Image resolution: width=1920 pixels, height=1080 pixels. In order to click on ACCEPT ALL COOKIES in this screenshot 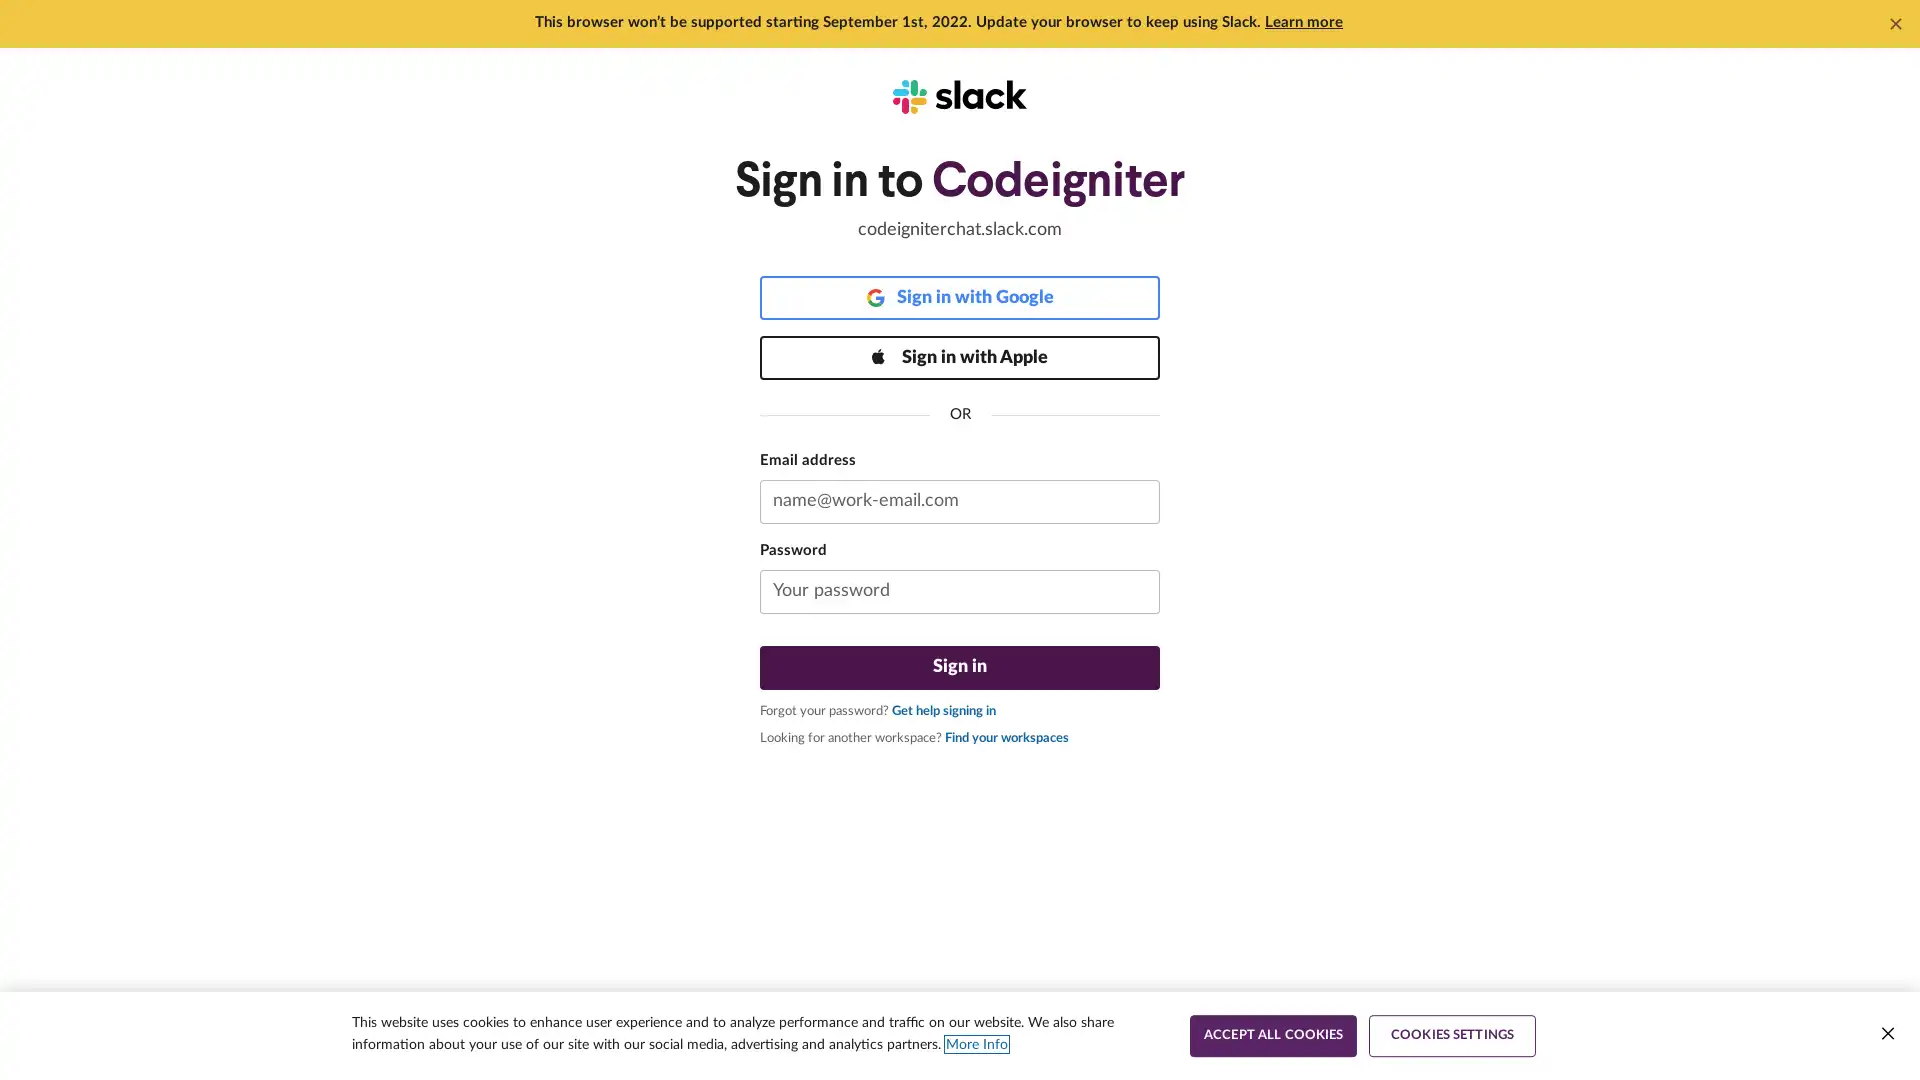, I will do `click(1272, 1035)`.